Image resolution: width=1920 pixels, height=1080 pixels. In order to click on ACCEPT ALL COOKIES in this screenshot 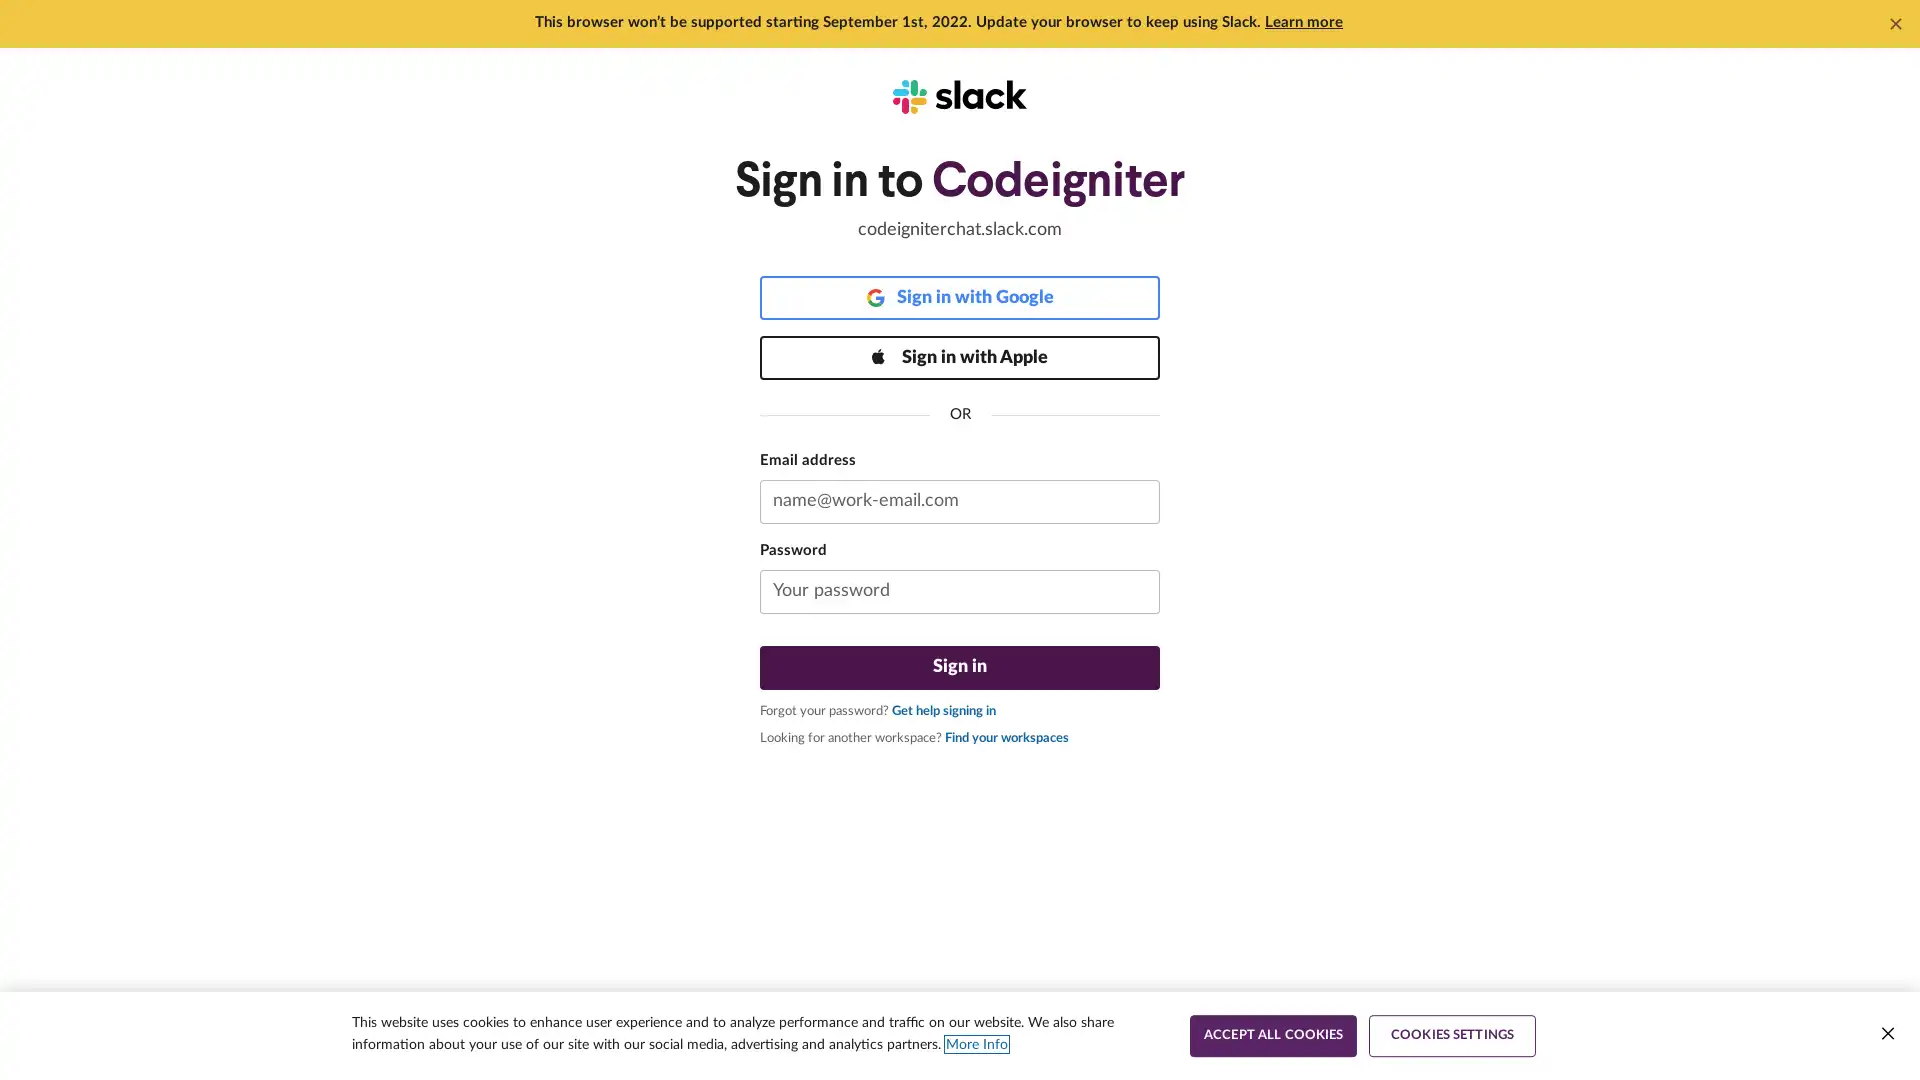, I will do `click(1272, 1035)`.